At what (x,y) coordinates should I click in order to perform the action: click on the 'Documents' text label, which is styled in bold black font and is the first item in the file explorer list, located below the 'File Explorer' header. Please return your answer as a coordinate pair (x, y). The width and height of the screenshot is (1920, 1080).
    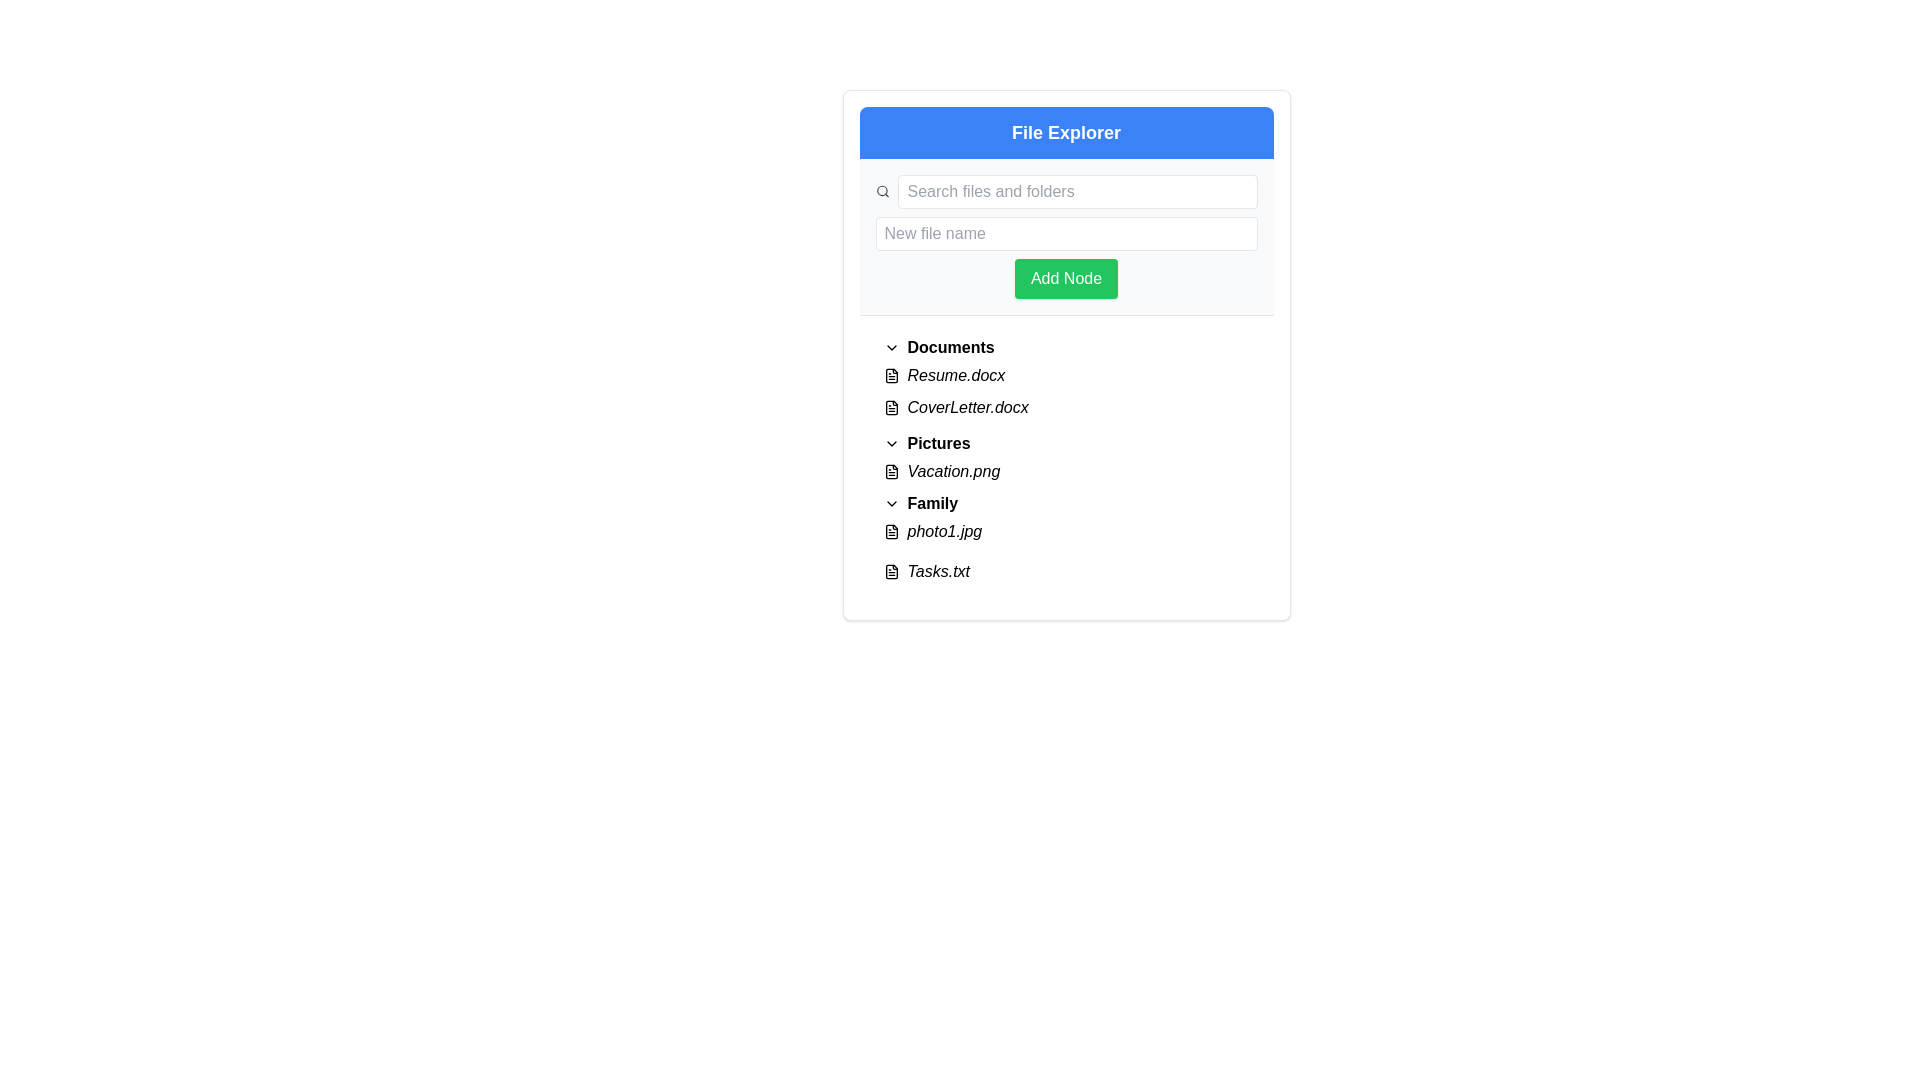
    Looking at the image, I should click on (949, 346).